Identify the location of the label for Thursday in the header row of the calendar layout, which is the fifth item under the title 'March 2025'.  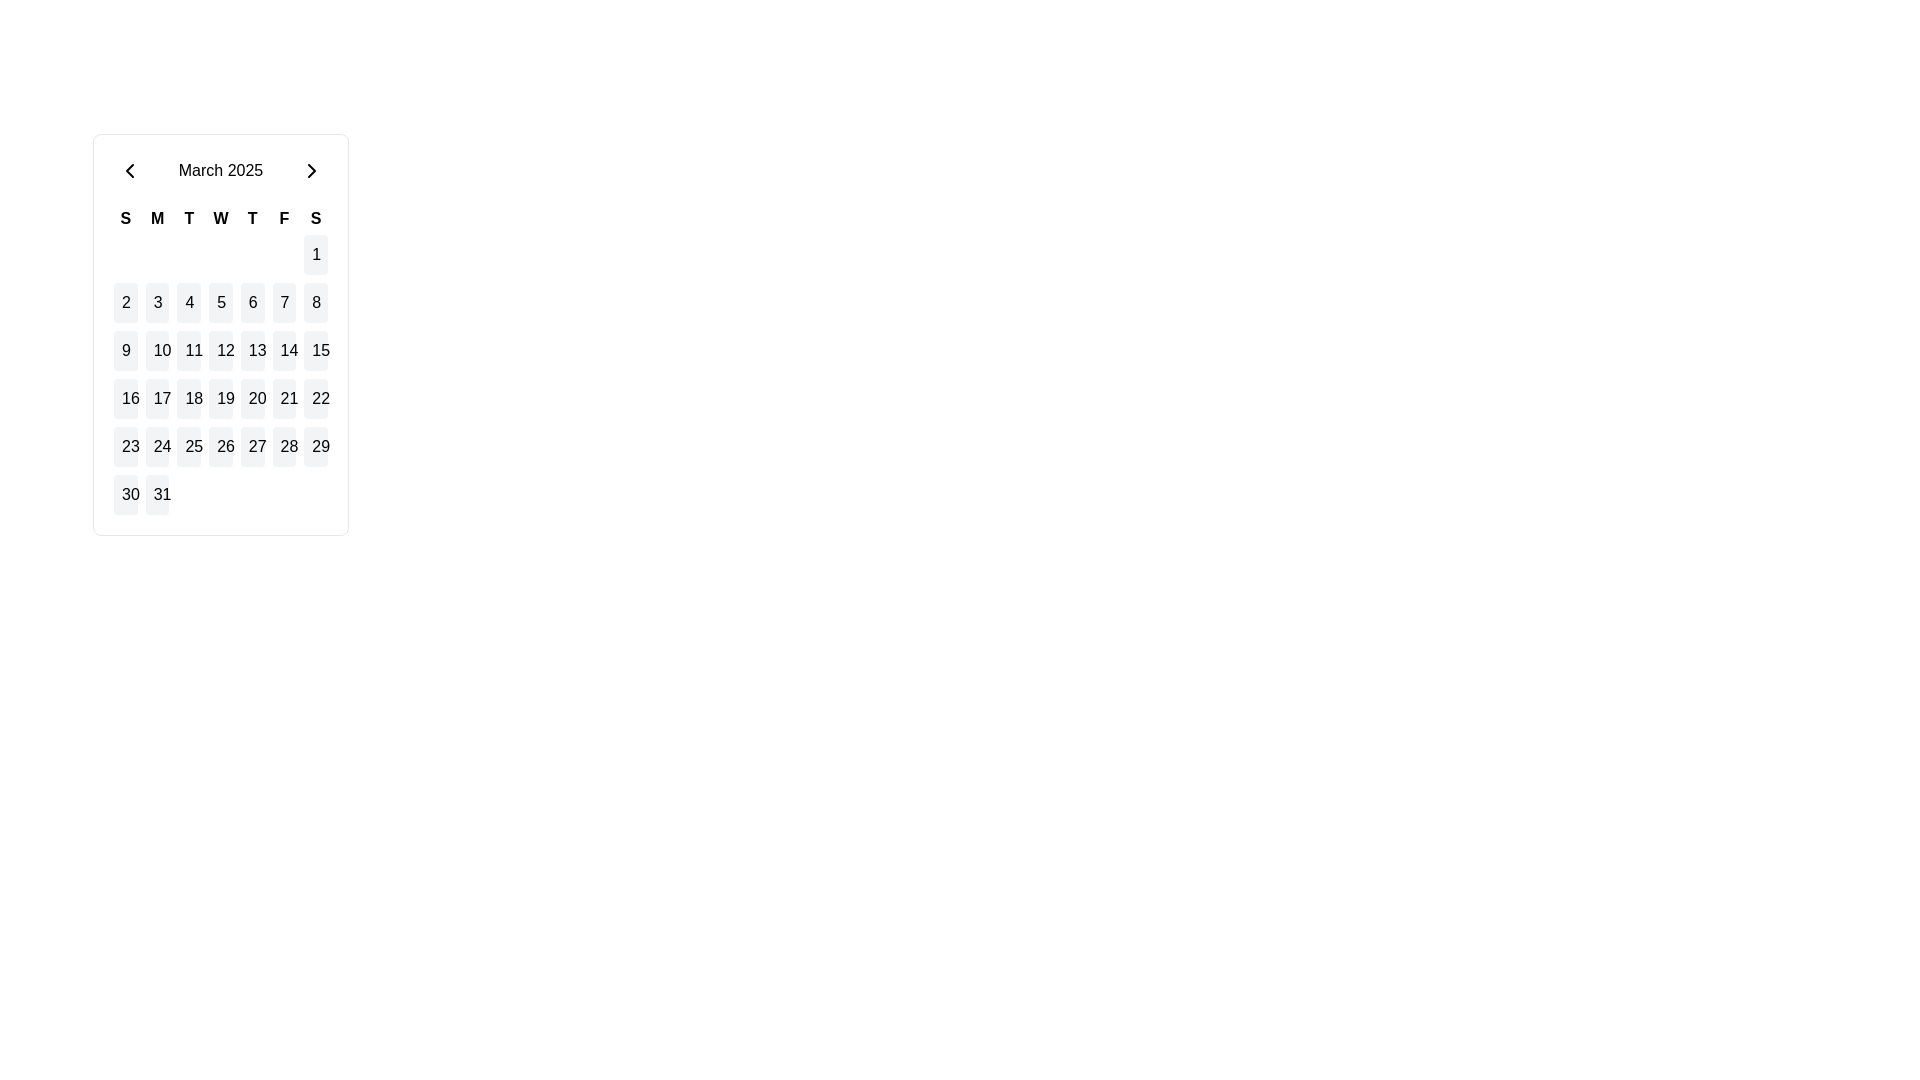
(251, 219).